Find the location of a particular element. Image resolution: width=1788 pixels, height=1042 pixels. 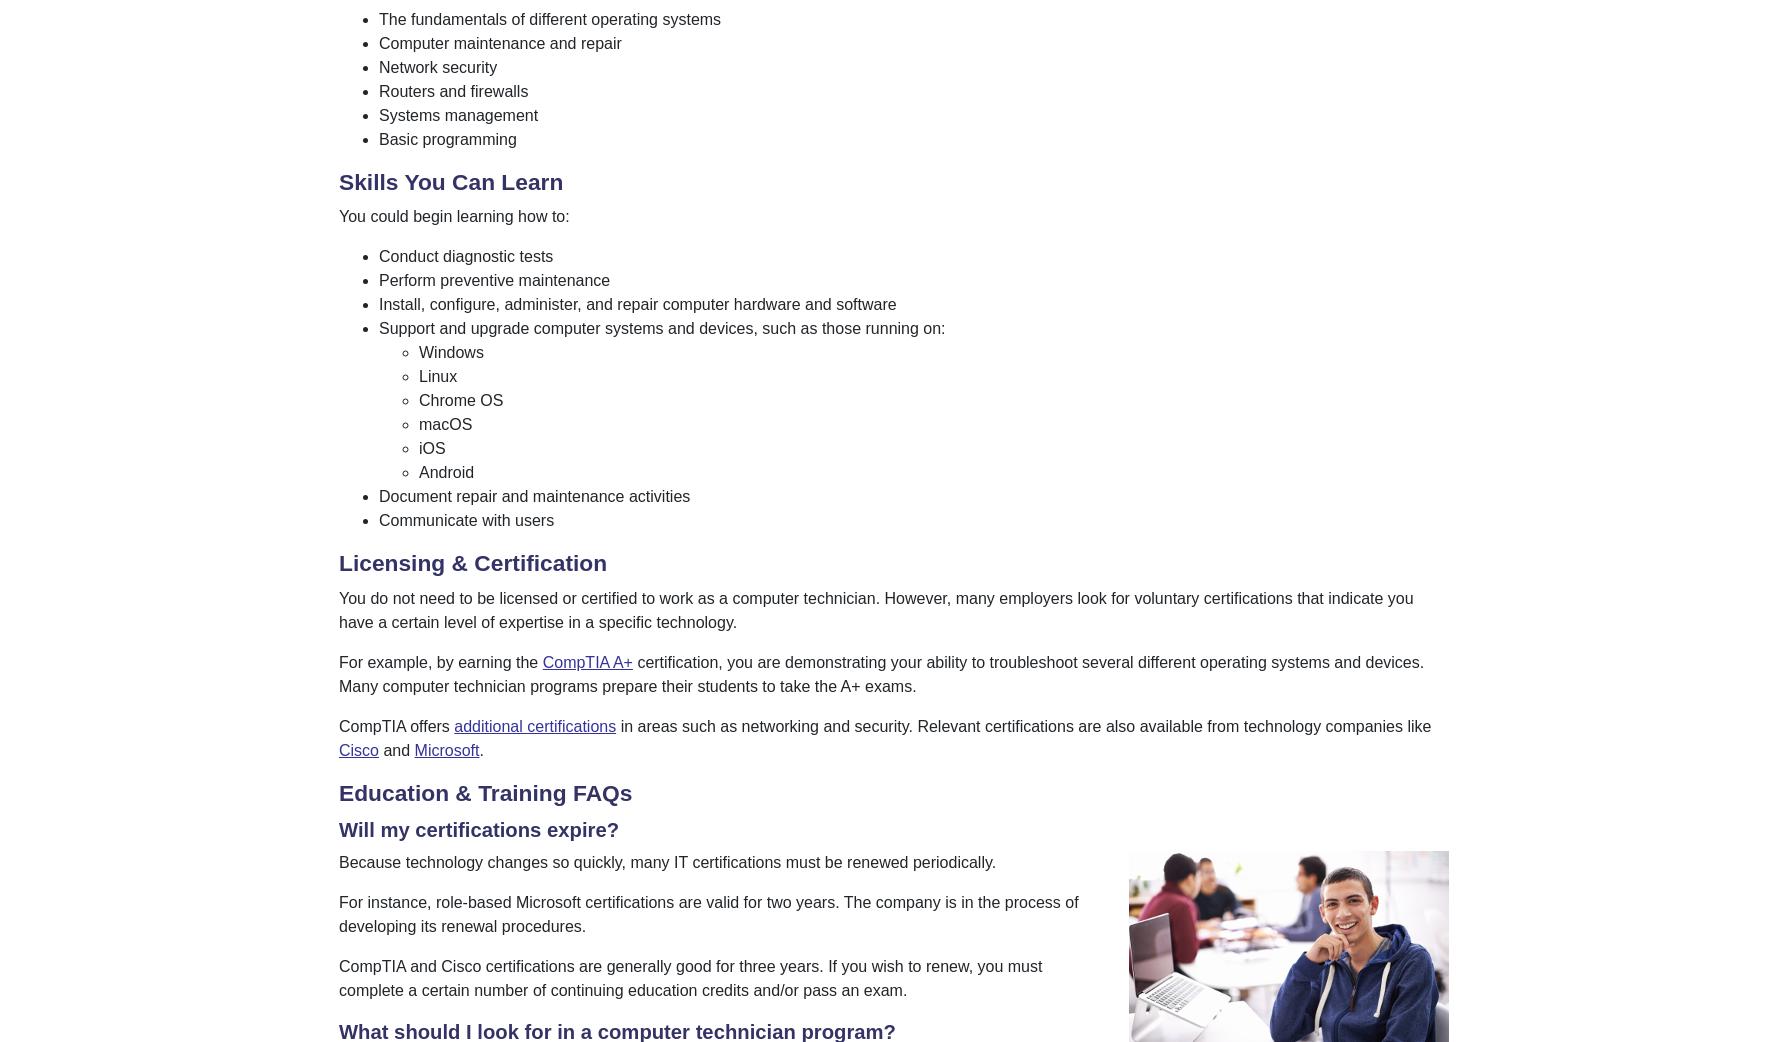

'Network security' is located at coordinates (437, 65).